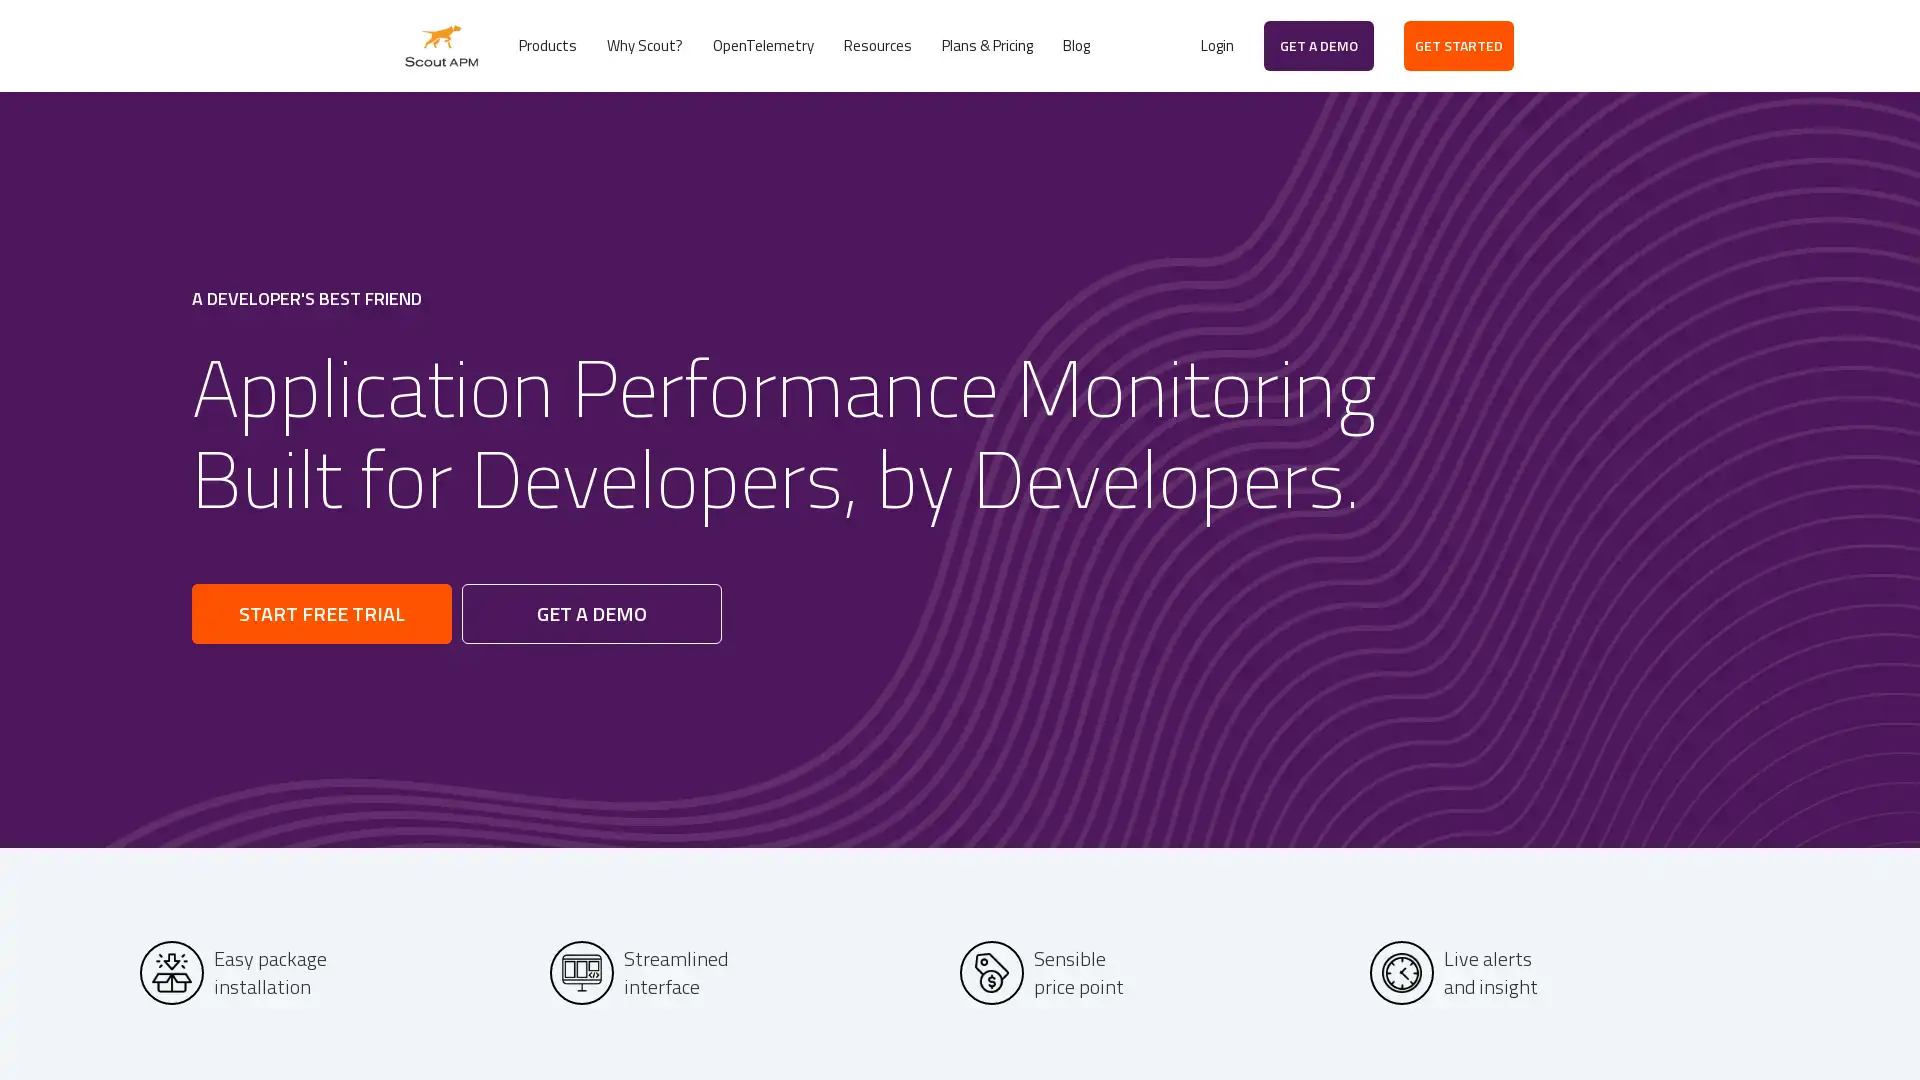 The image size is (1920, 1080). I want to click on START FREE TRIAL, so click(321, 612).